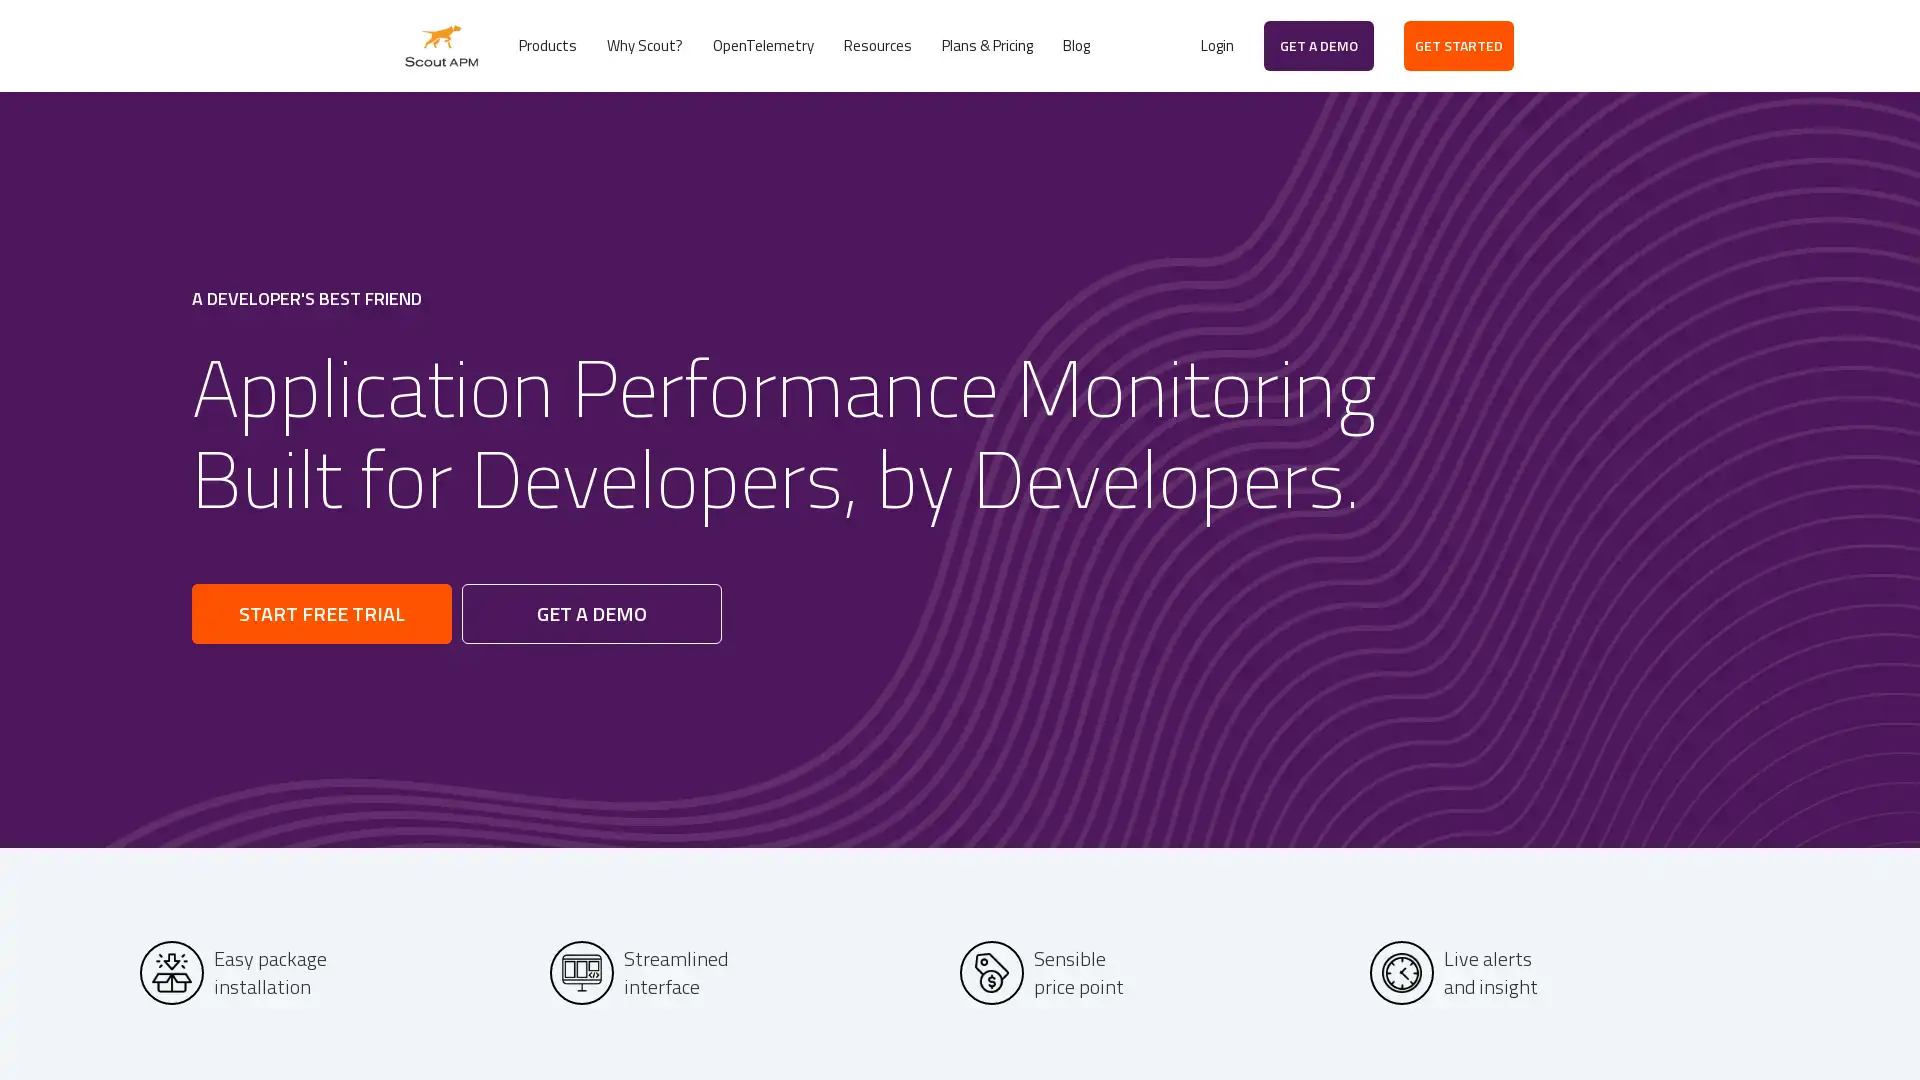 The image size is (1920, 1080). I want to click on START FREE TRIAL, so click(321, 612).